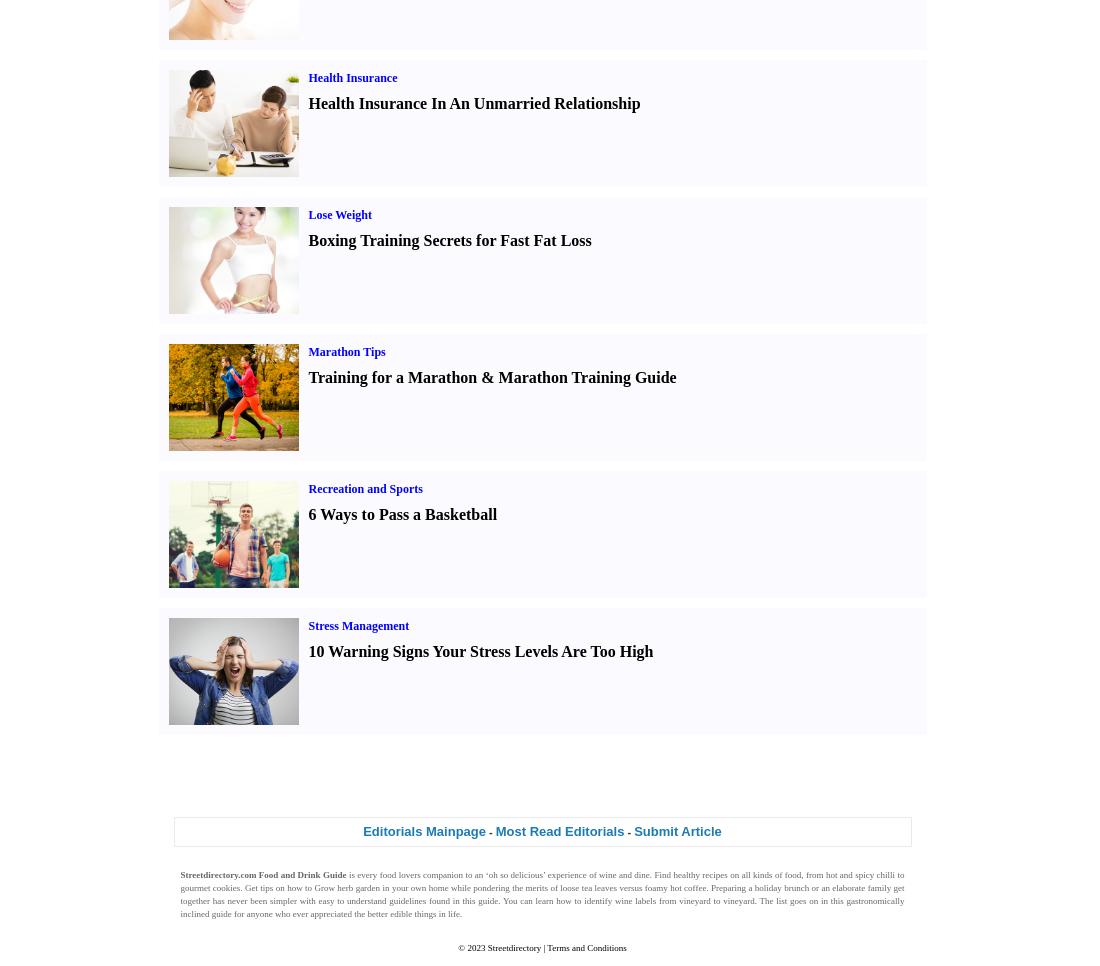 This screenshot has height=966, width=1100. What do you see at coordinates (677, 829) in the screenshot?
I see `'Submit Article'` at bounding box center [677, 829].